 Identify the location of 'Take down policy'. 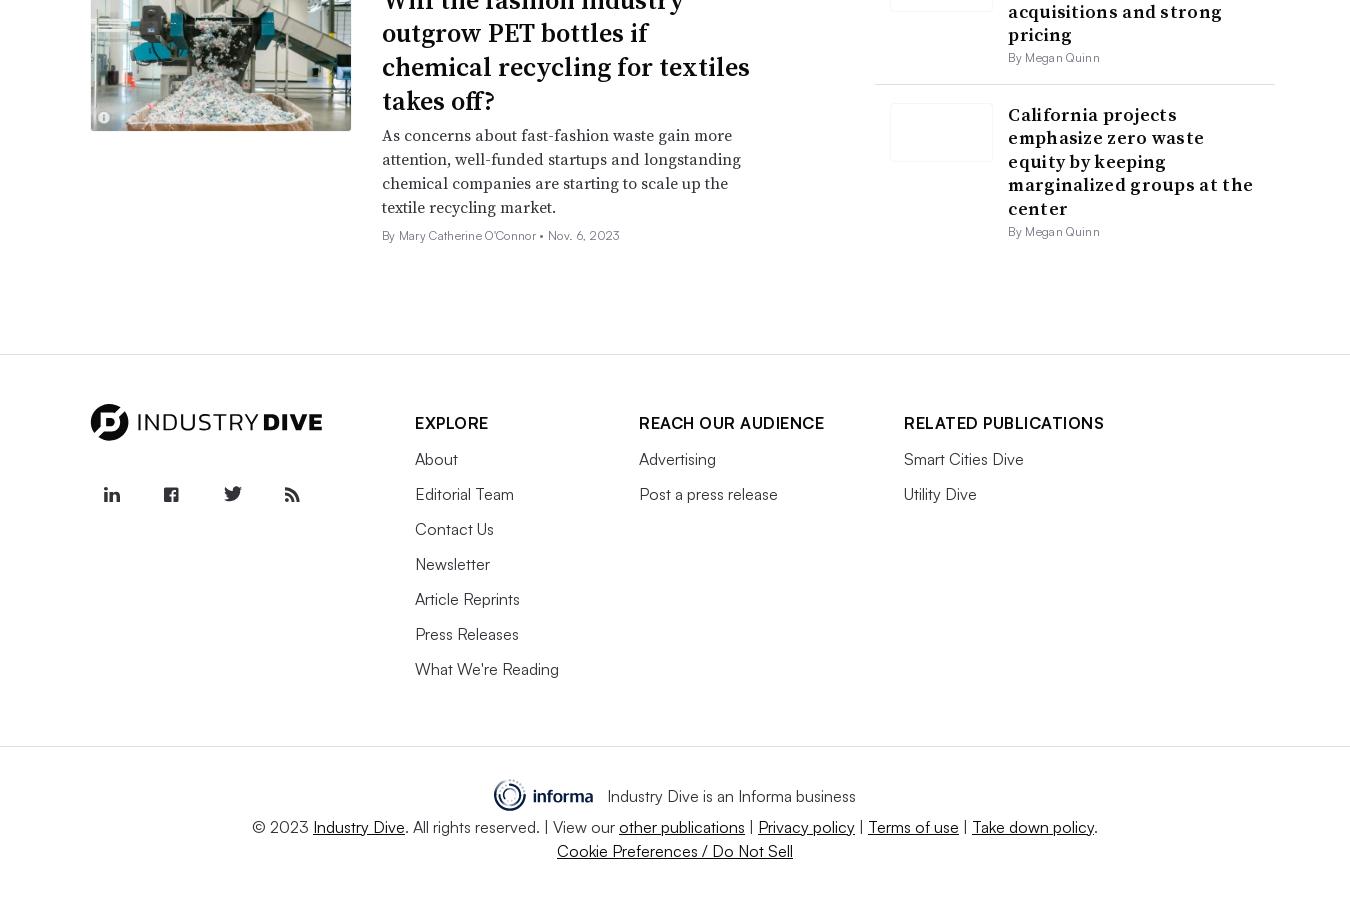
(1033, 825).